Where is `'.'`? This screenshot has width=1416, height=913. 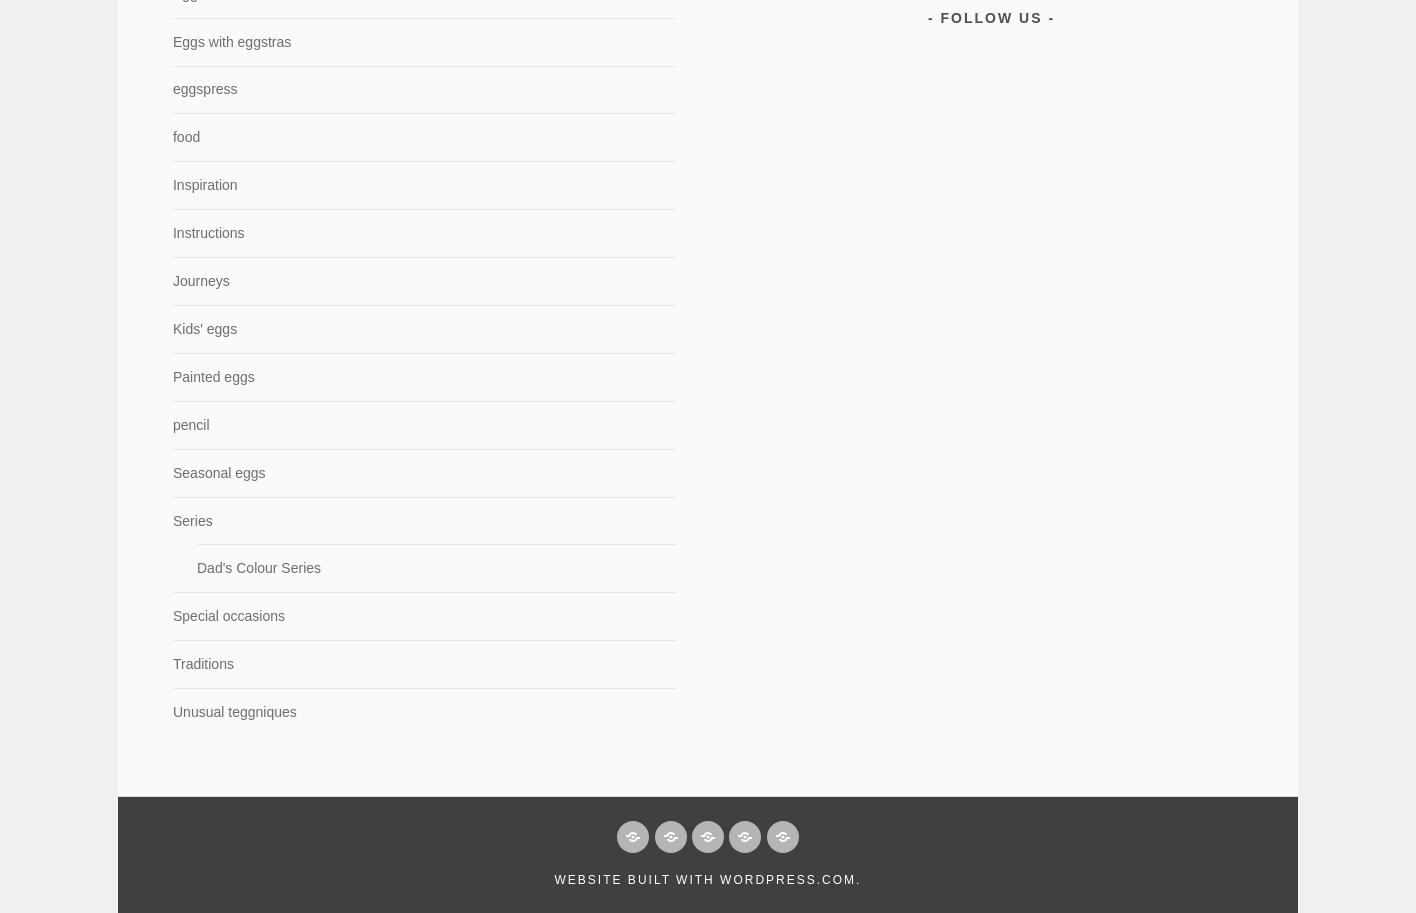
'.' is located at coordinates (858, 879).